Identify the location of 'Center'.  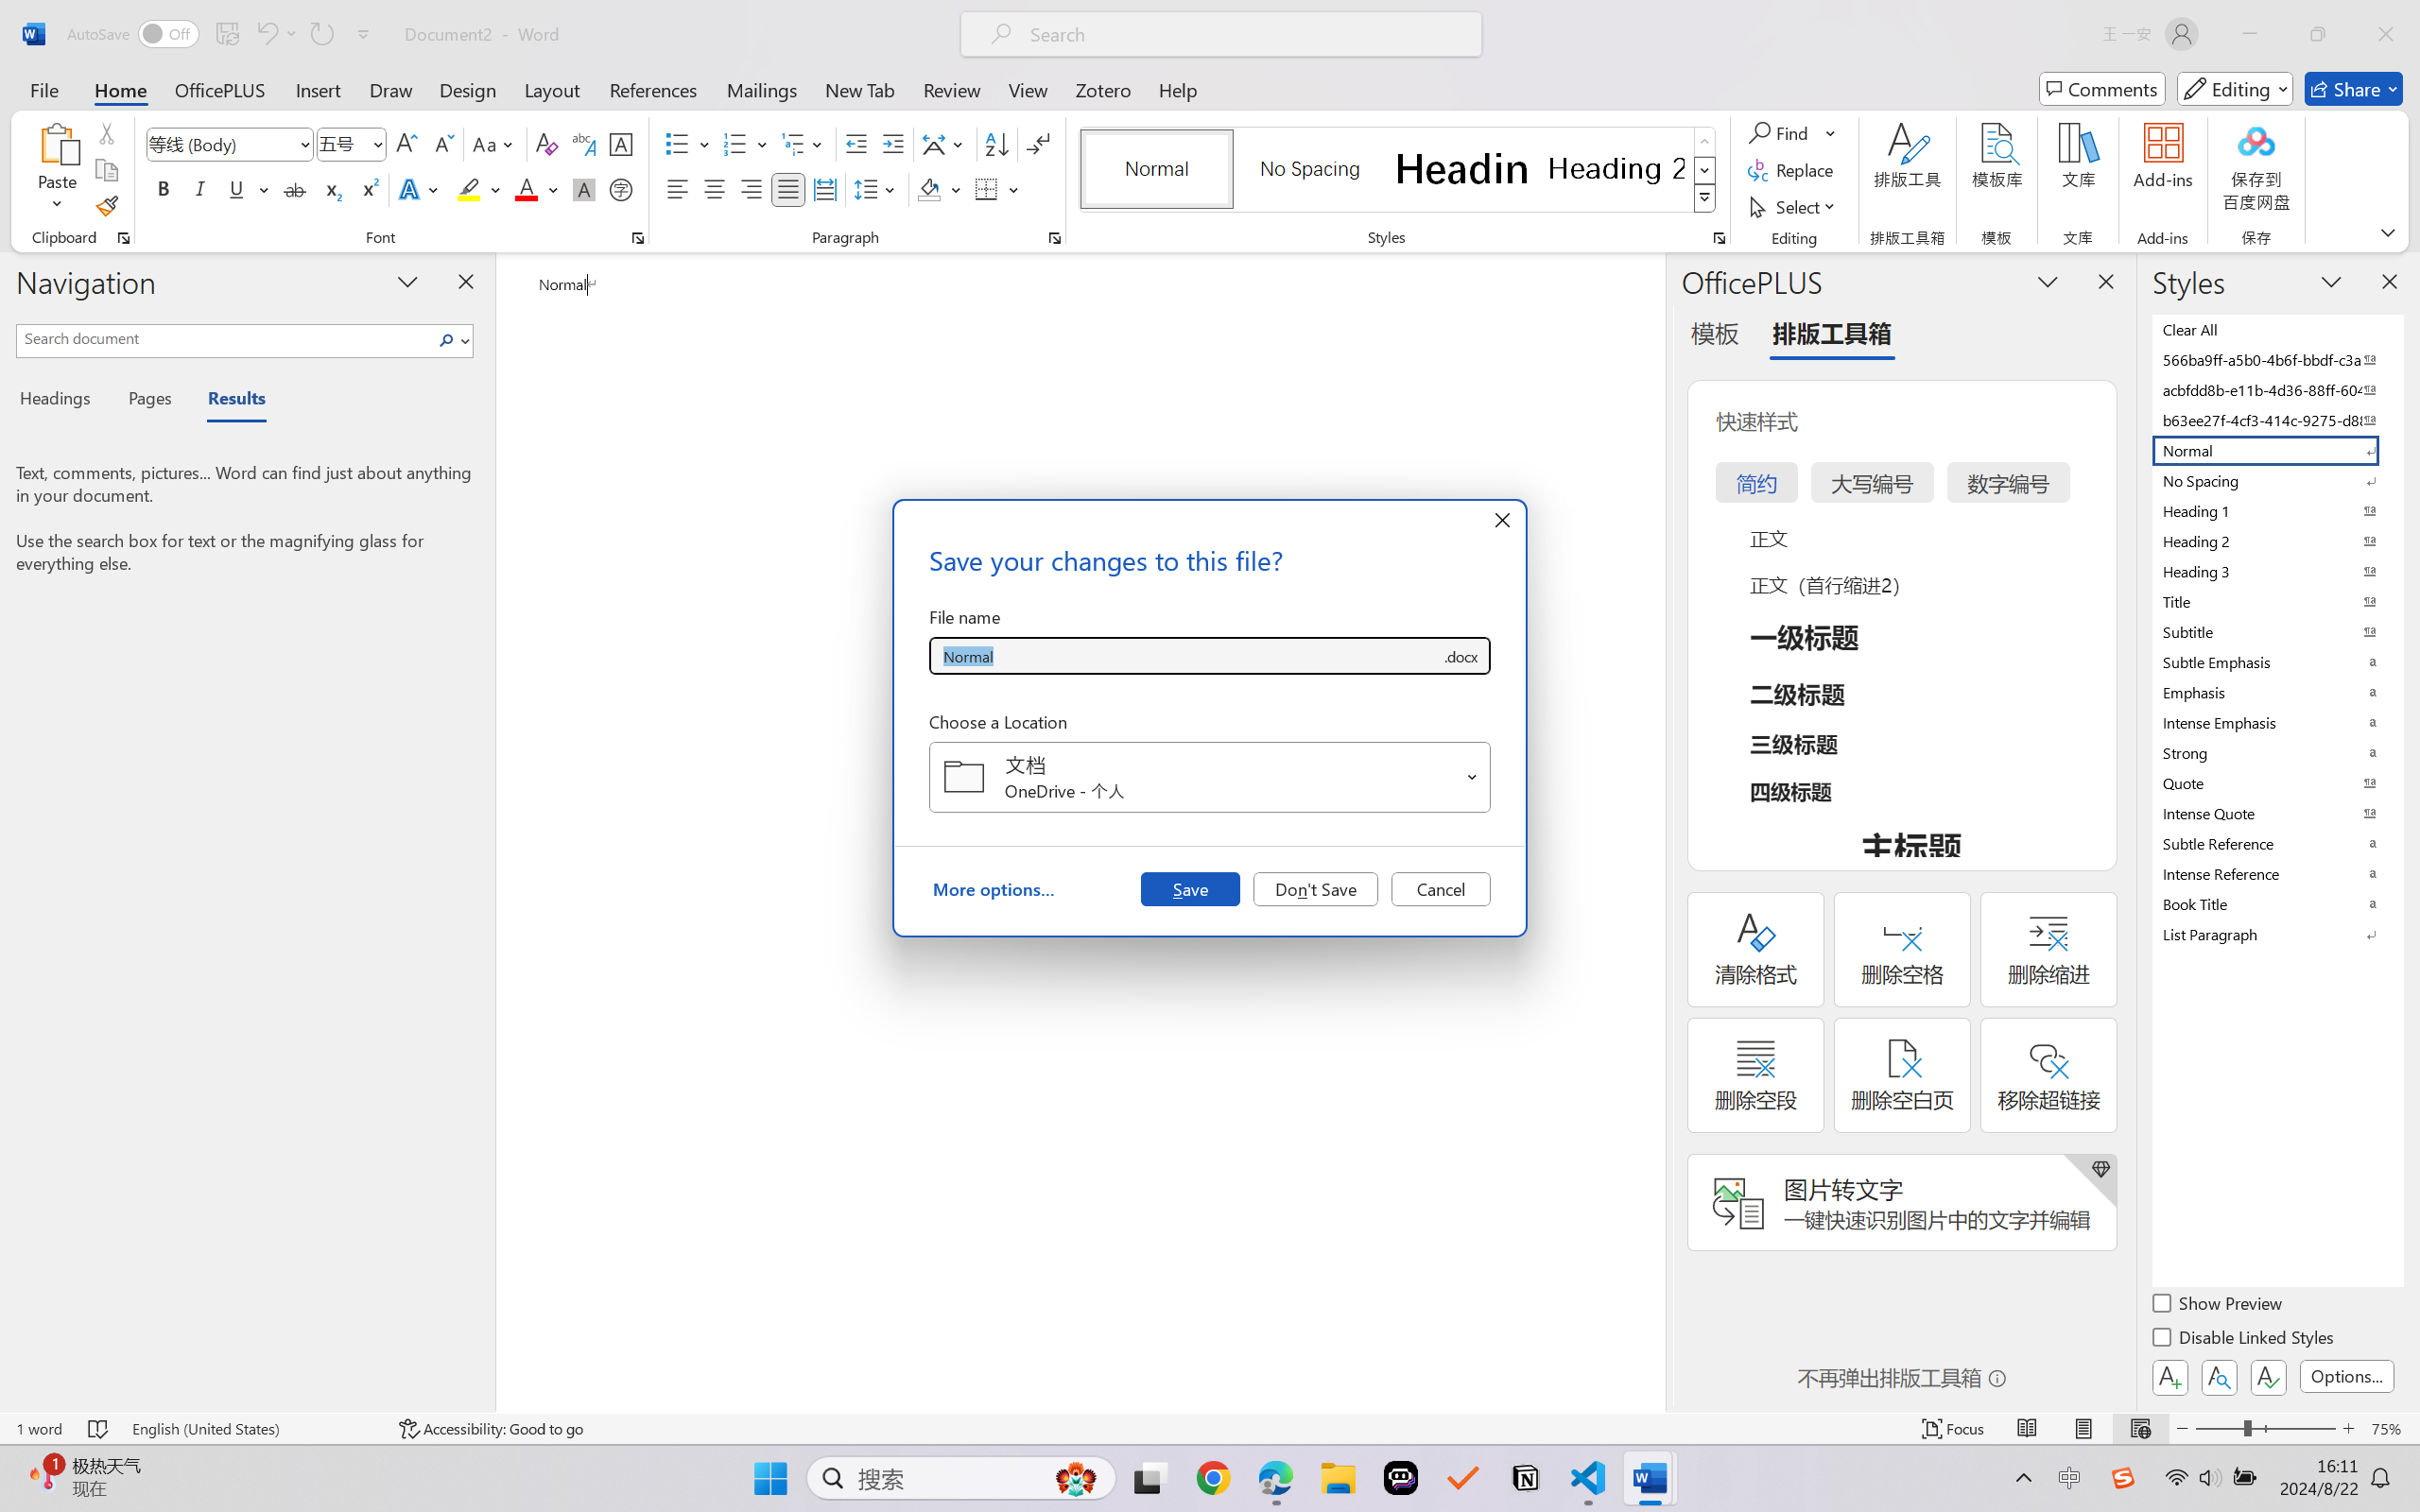
(713, 188).